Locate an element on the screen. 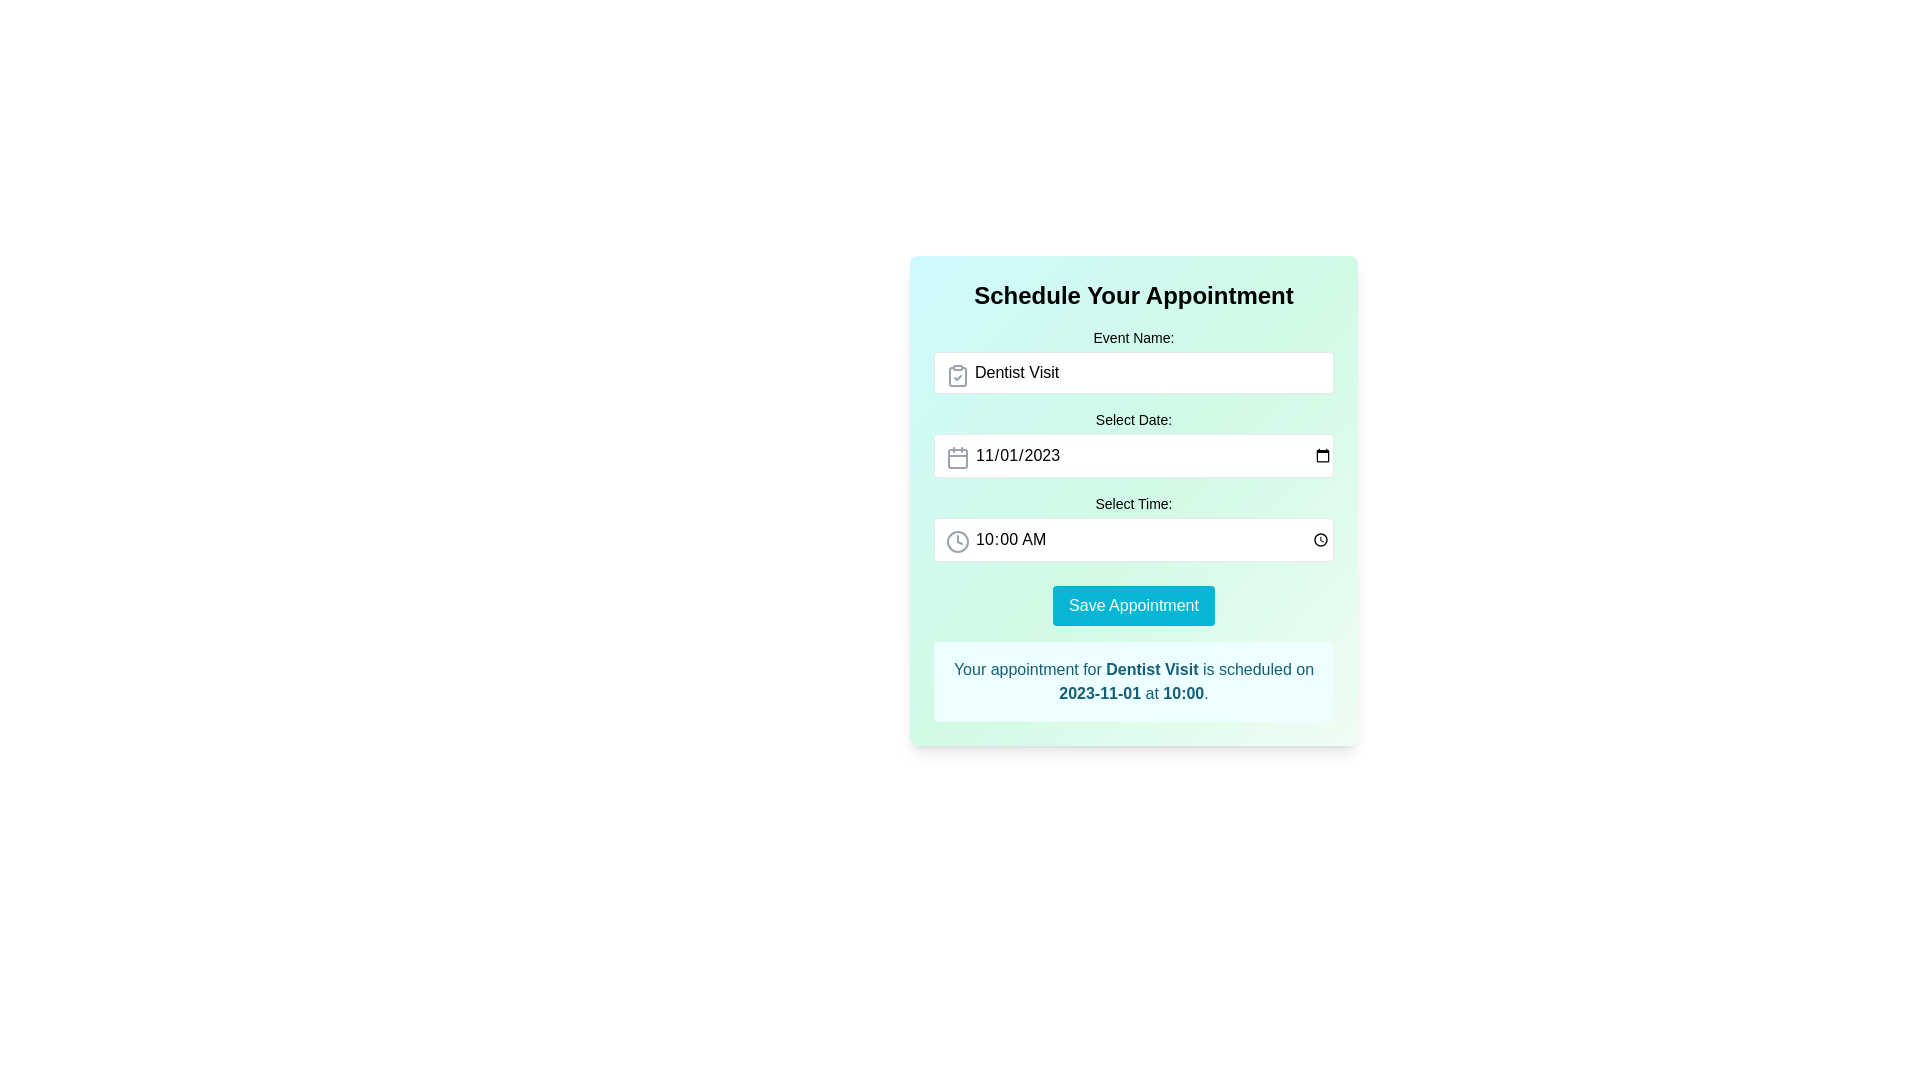 This screenshot has height=1080, width=1920. all text in the text input field for the event name, which is located below the label 'Event Name:' and has a default value of 'Dentist Visit' is located at coordinates (1133, 373).